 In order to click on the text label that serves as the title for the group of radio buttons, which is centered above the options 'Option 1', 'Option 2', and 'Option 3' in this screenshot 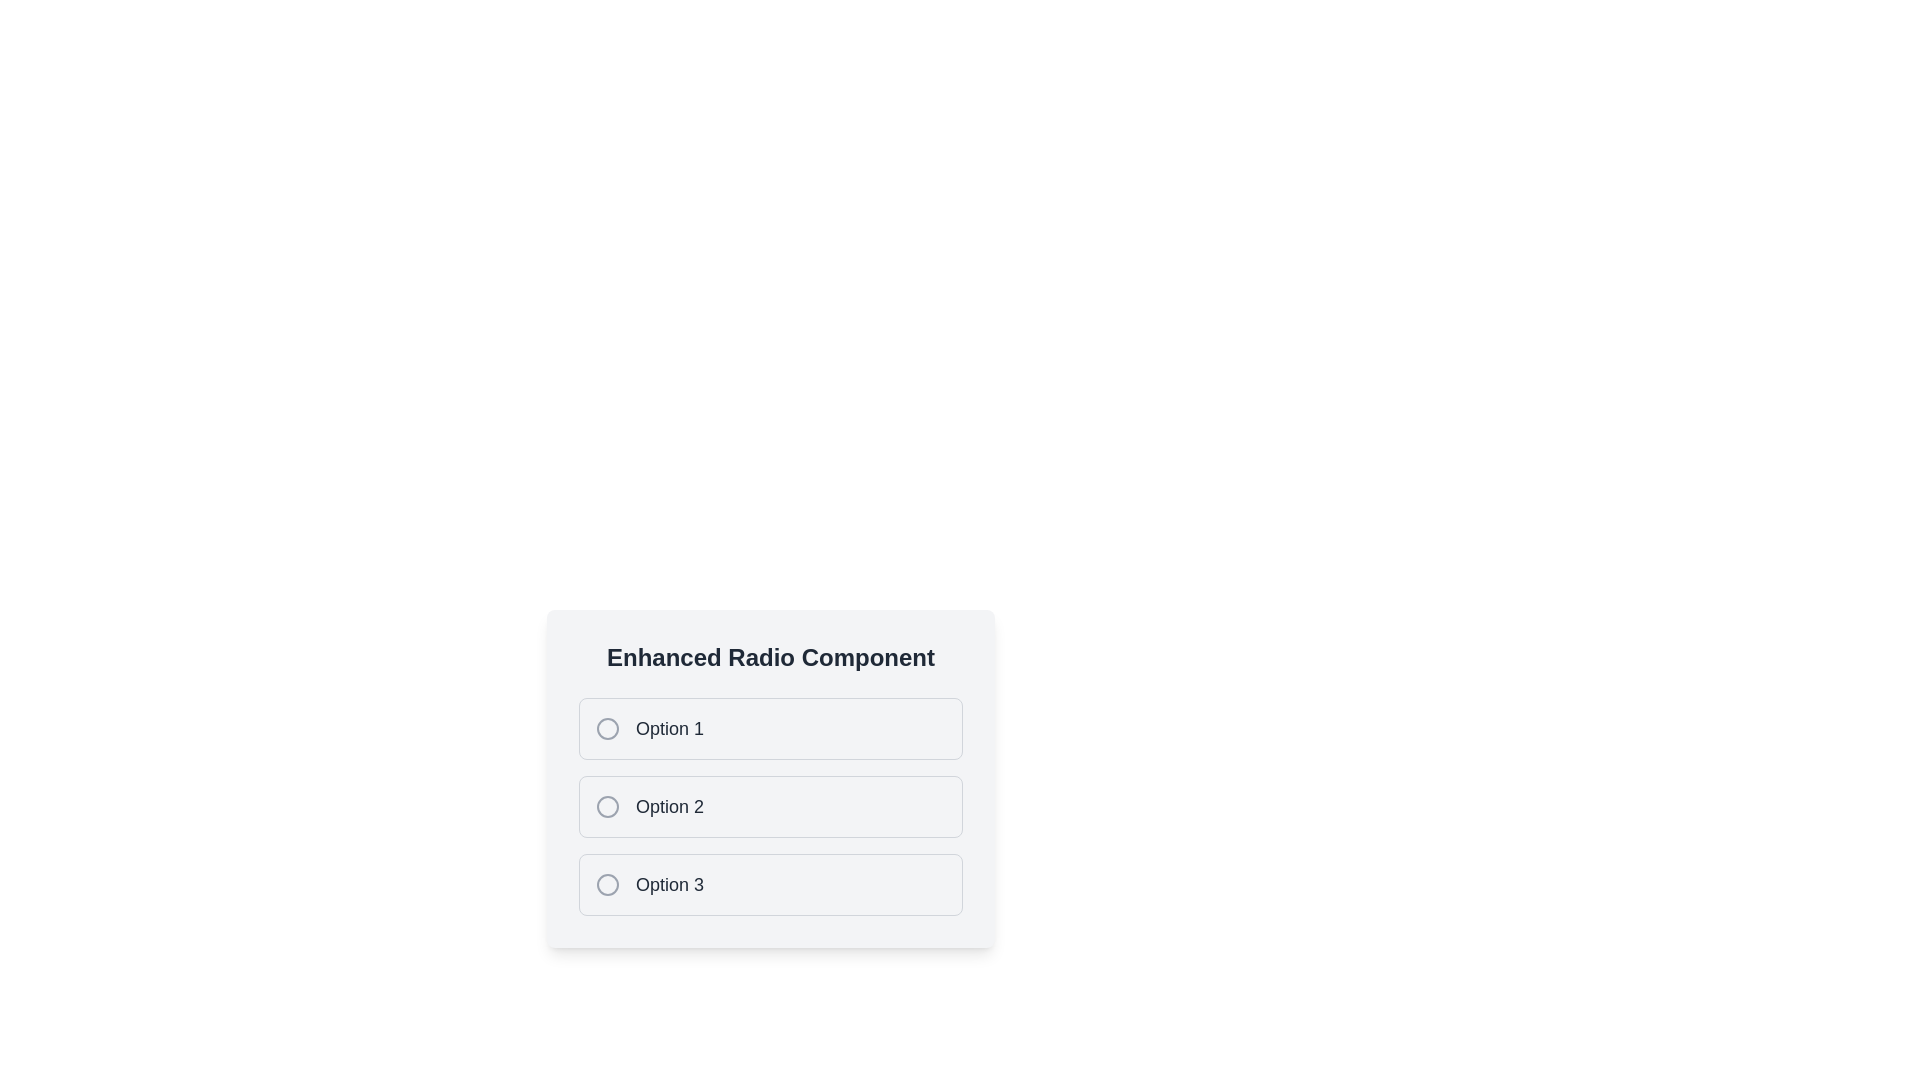, I will do `click(770, 658)`.